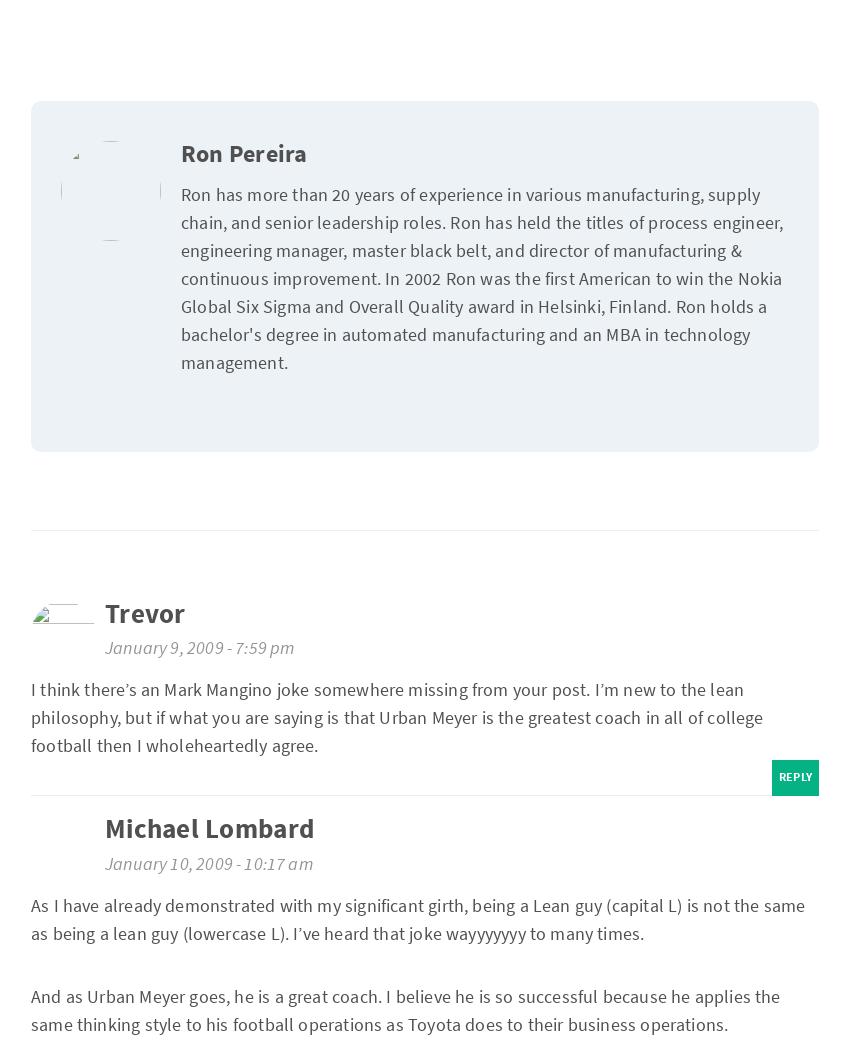  What do you see at coordinates (405, 1008) in the screenshot?
I see `'And as Urban Meyer goes, he is a great coach.  I believe he is so successful because he applies the same thinking style to his football operations as Toyota does to their business operations.'` at bounding box center [405, 1008].